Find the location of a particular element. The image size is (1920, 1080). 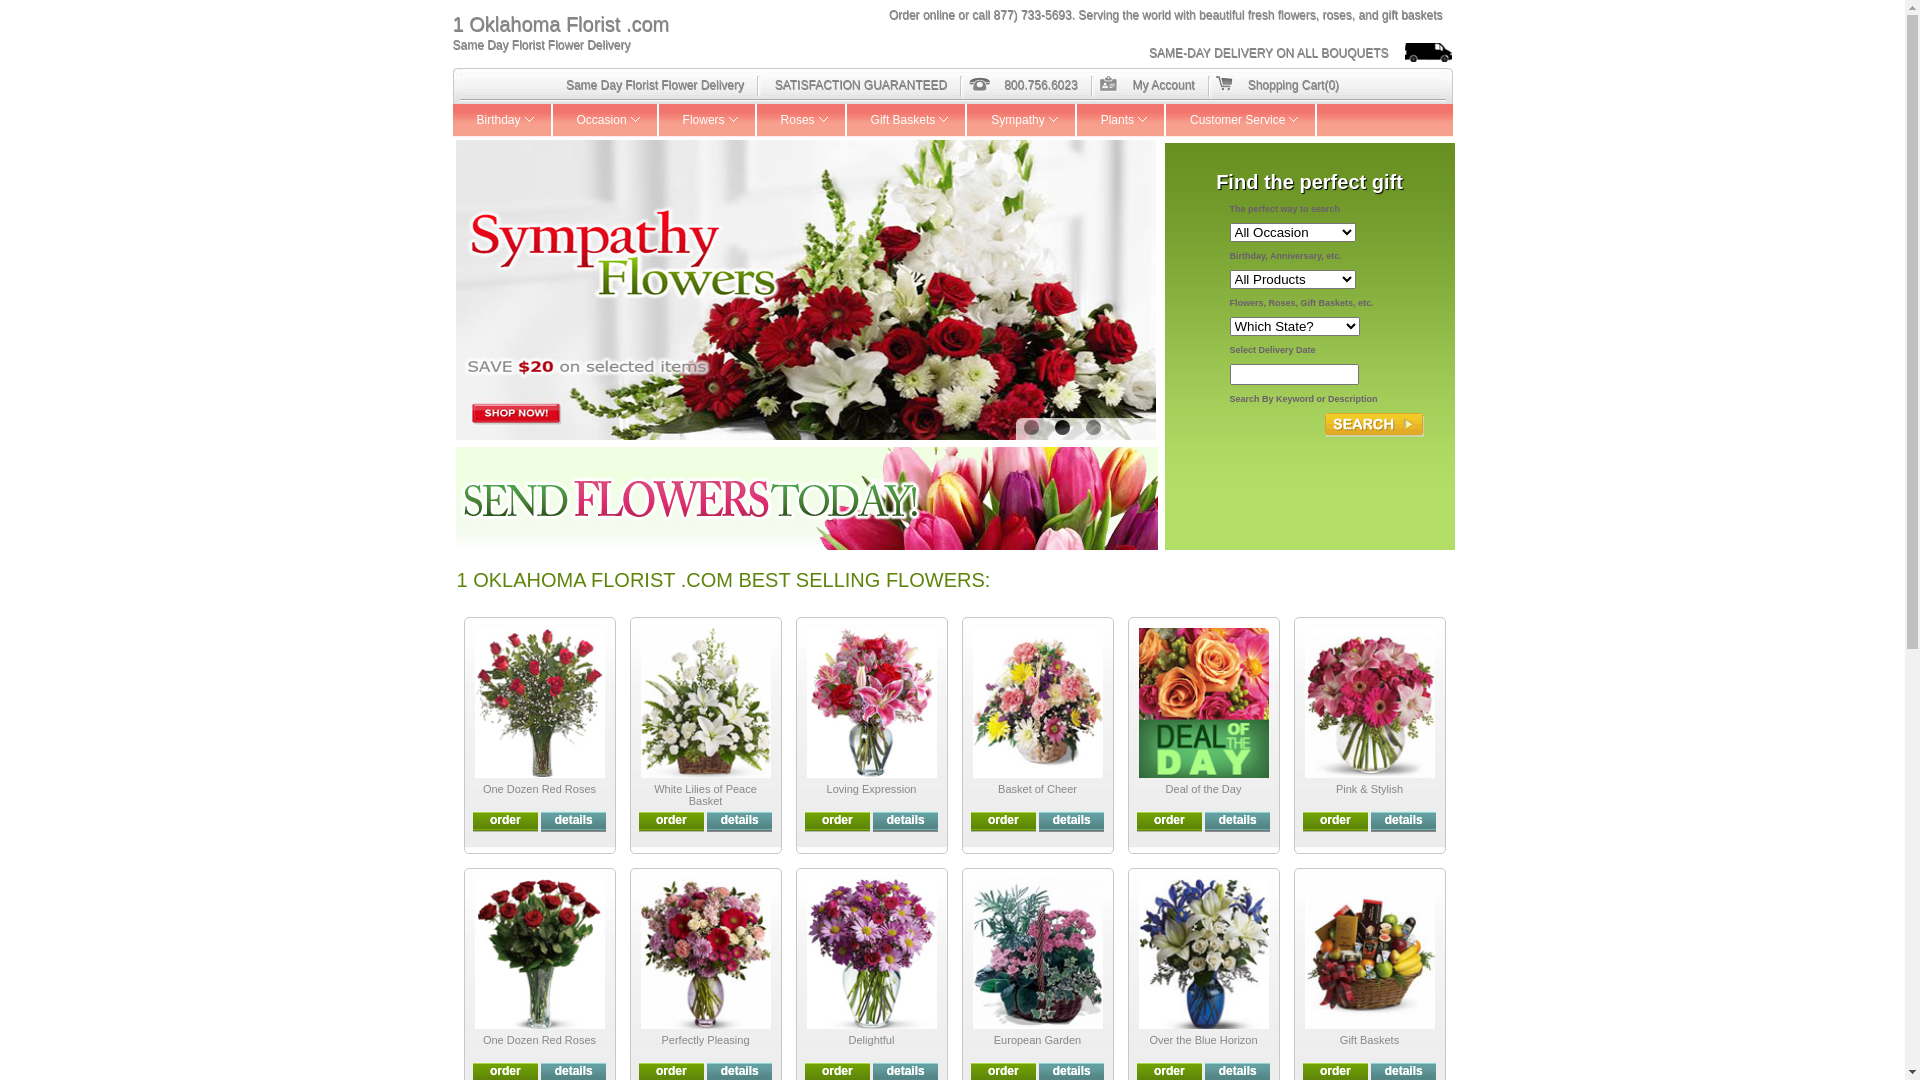

'Perfectly Pleasing' is located at coordinates (705, 1039).